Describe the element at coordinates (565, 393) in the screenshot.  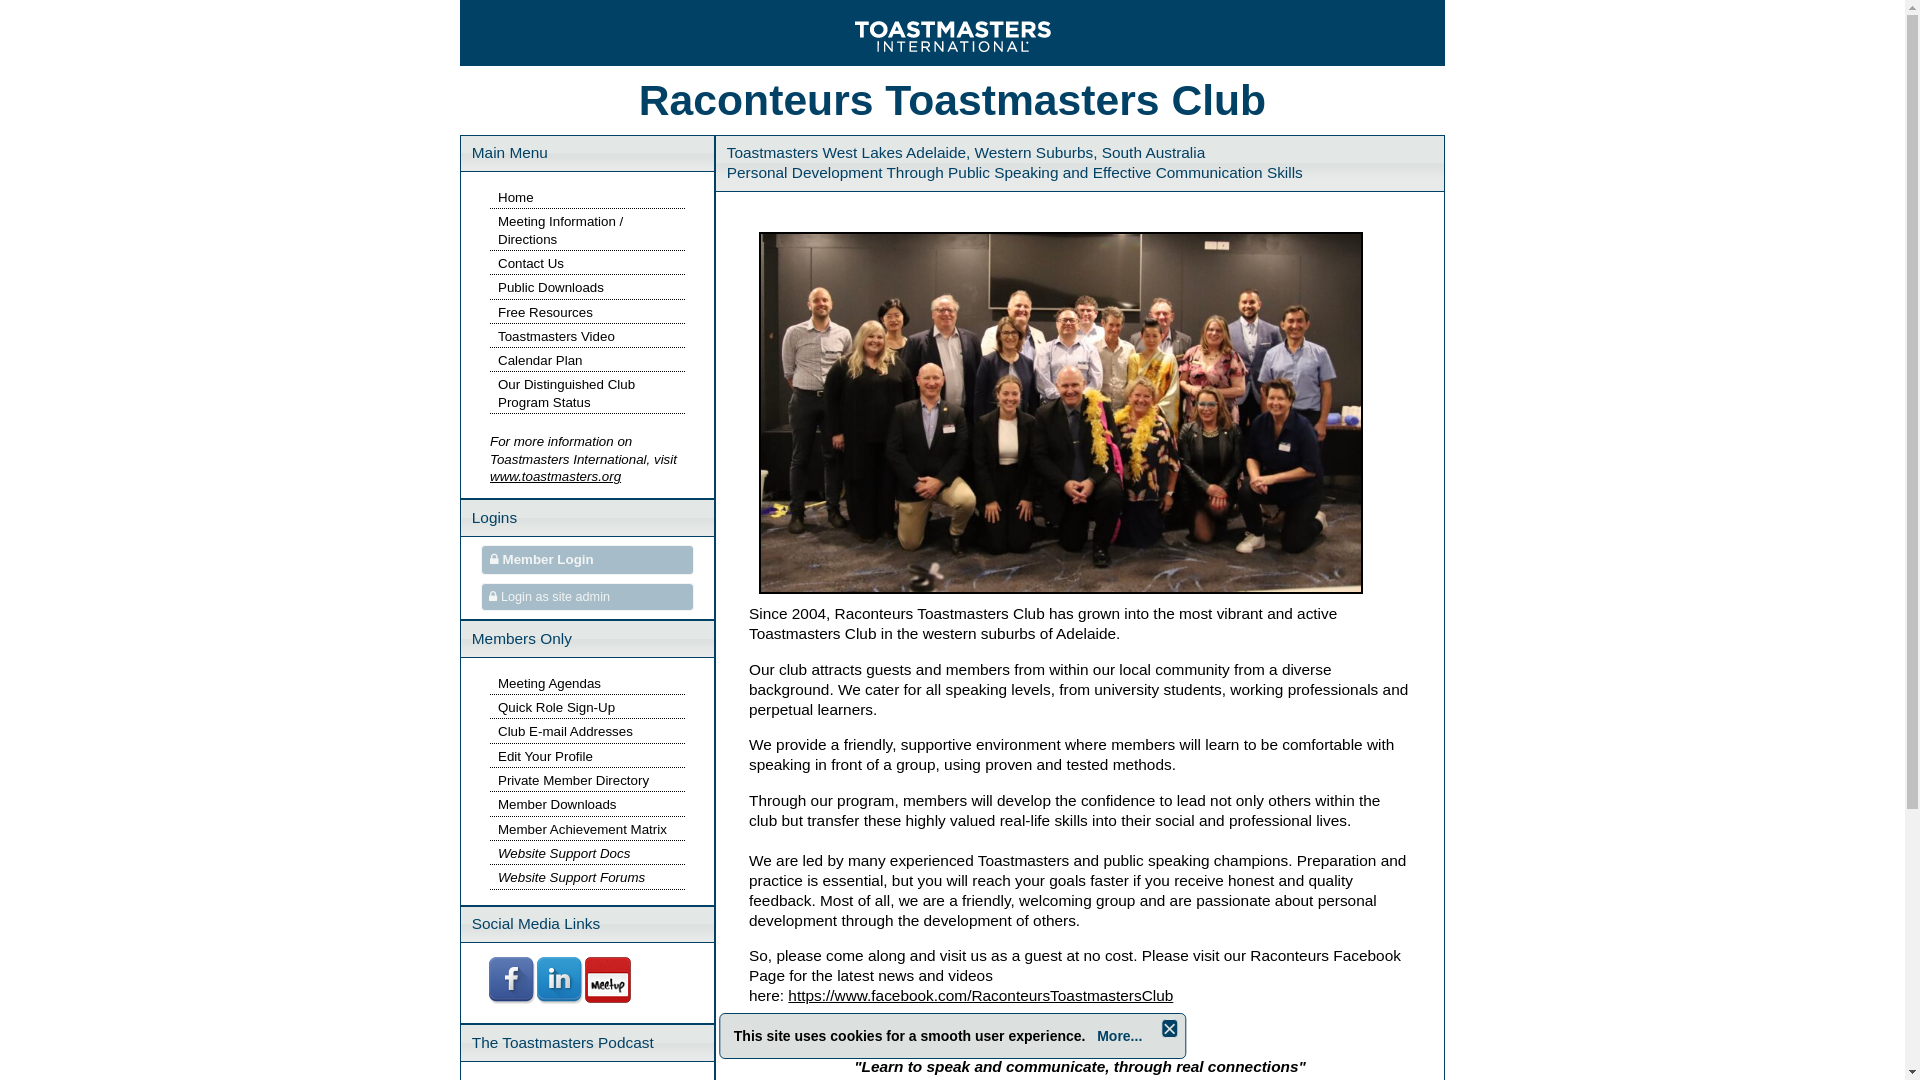
I see `'Our Distinguished Club Program Status'` at that location.